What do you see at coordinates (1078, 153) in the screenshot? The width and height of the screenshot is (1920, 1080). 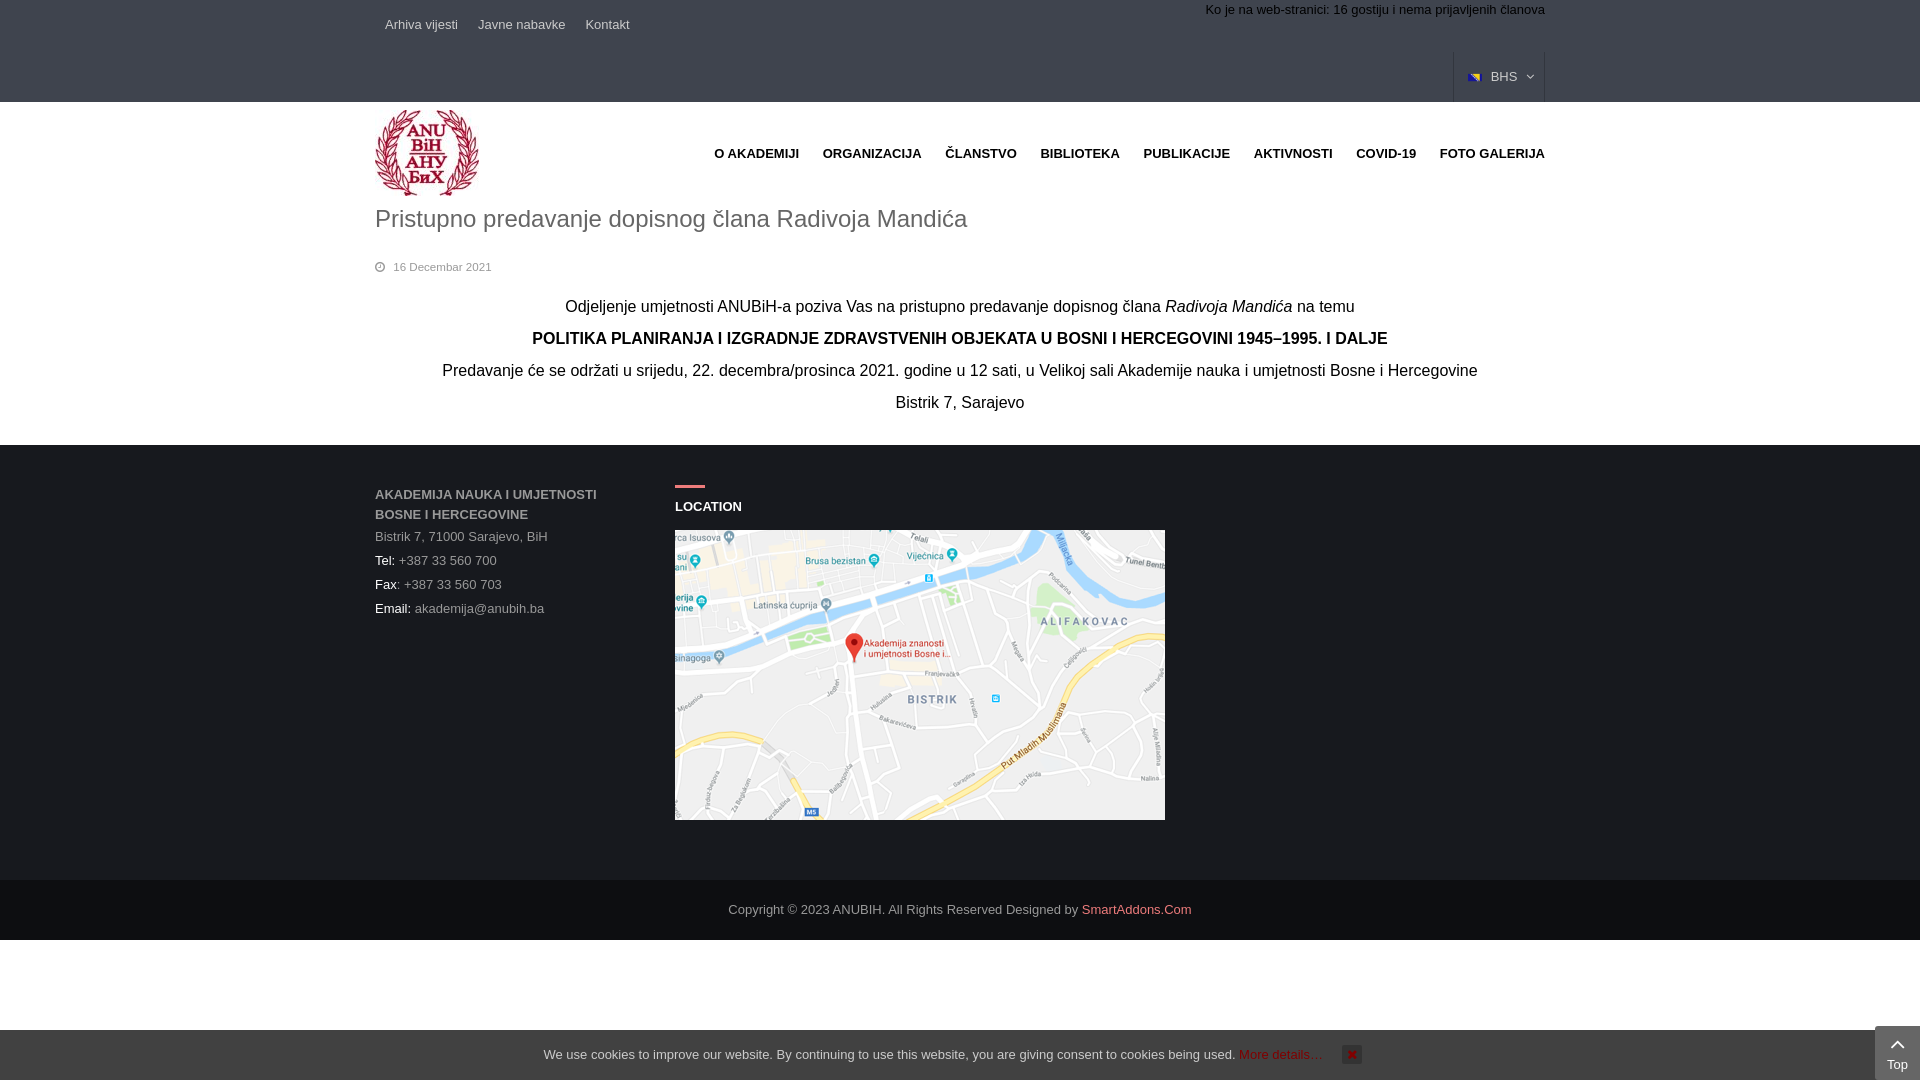 I see `'BIBLIOTEKA'` at bounding box center [1078, 153].